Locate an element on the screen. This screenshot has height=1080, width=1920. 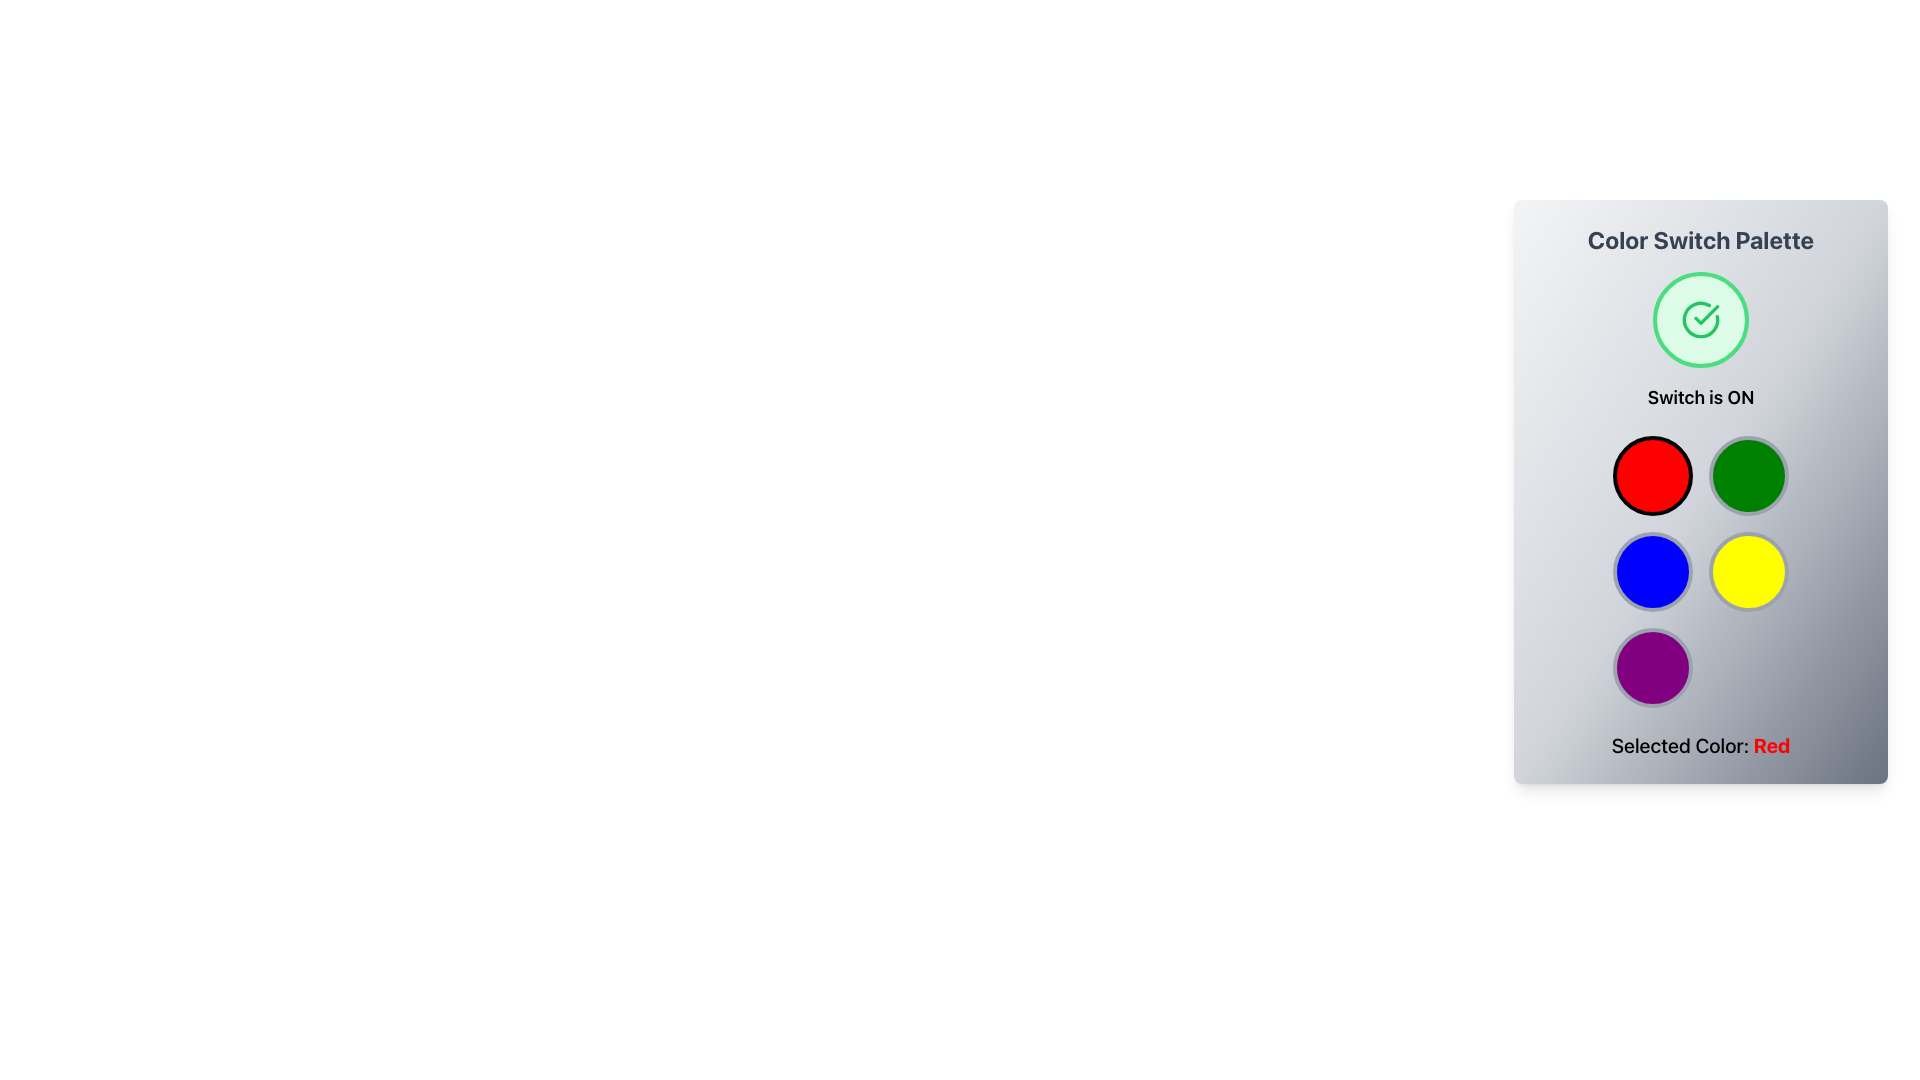
the circular button with a green border and a light green background that has a green checkmark icon at its center is located at coordinates (1699, 319).